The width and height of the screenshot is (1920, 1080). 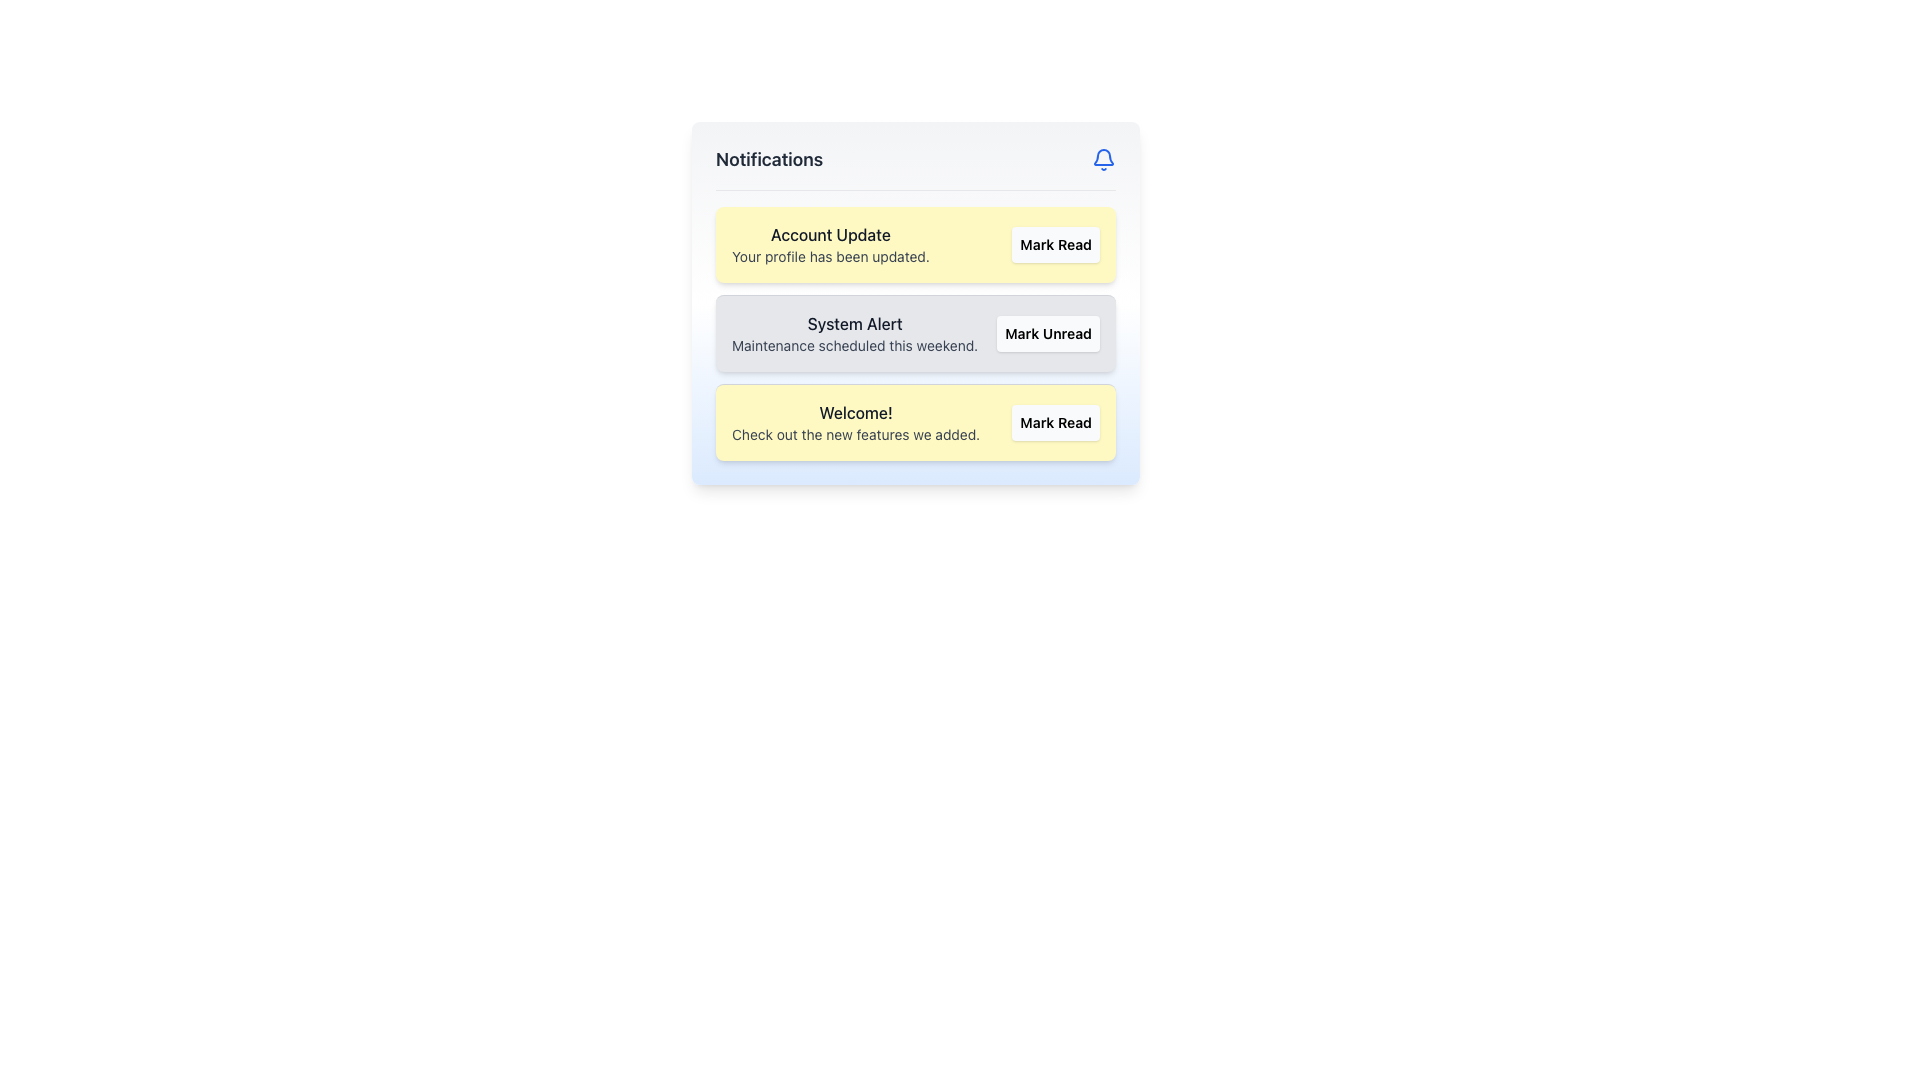 What do you see at coordinates (830, 234) in the screenshot?
I see `the 'Account Update' text label, which is a medium-sized, bold, dark gray or black text on a light yellow background, located at the top-left corner of the notification card` at bounding box center [830, 234].